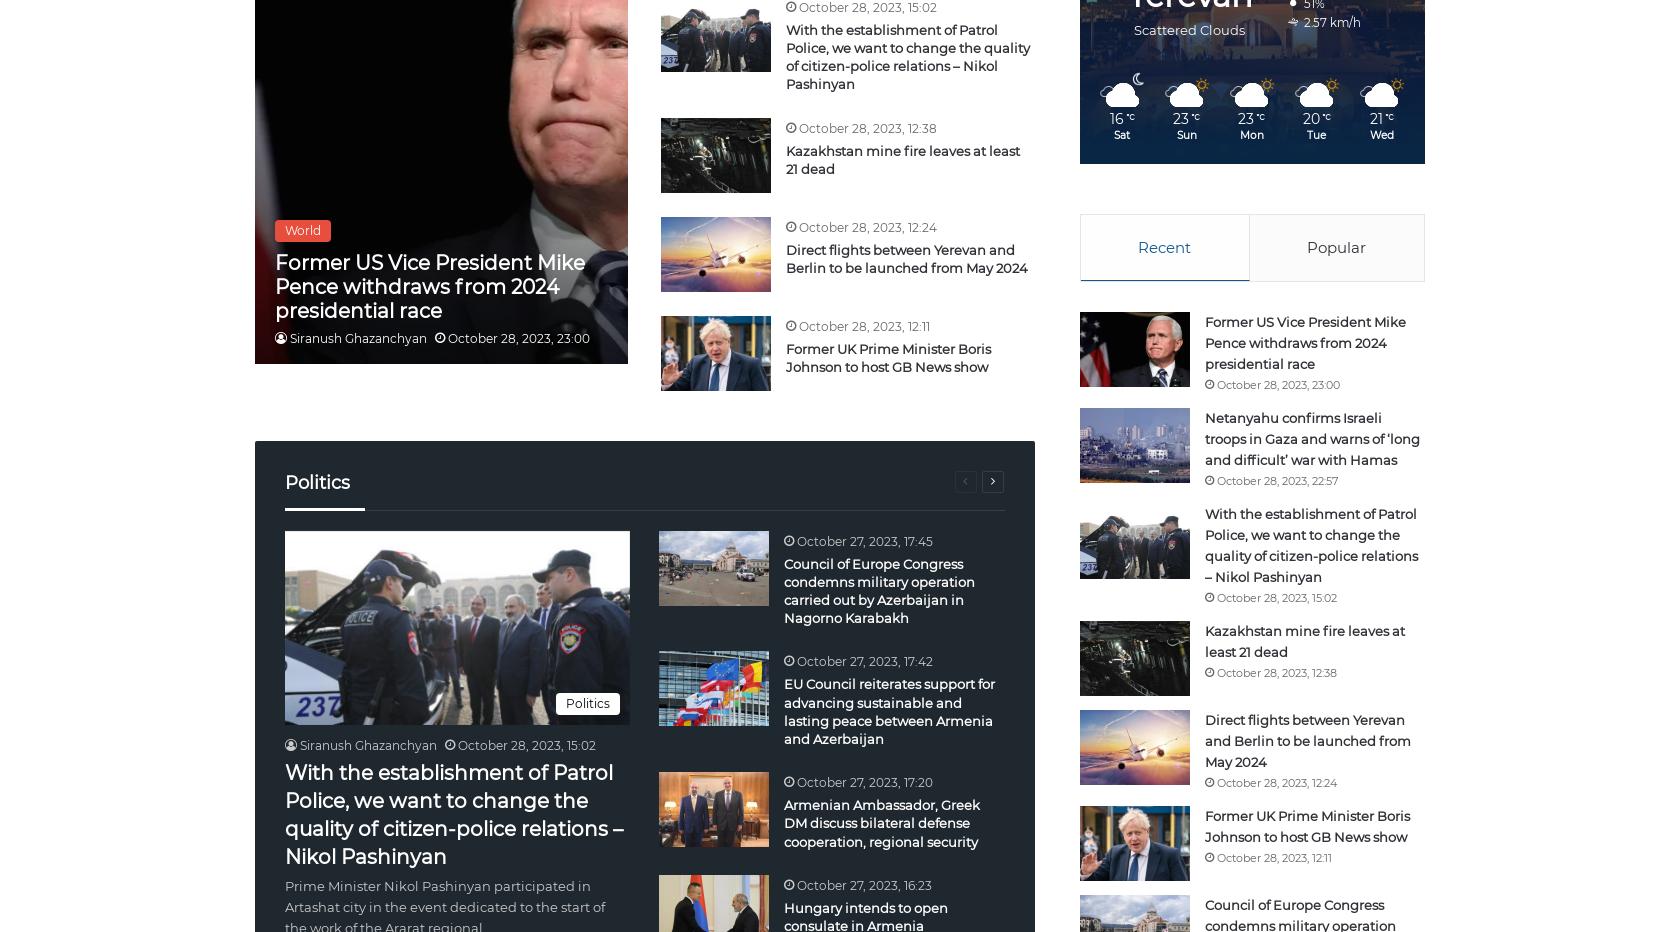  What do you see at coordinates (1174, 133) in the screenshot?
I see `'Sun'` at bounding box center [1174, 133].